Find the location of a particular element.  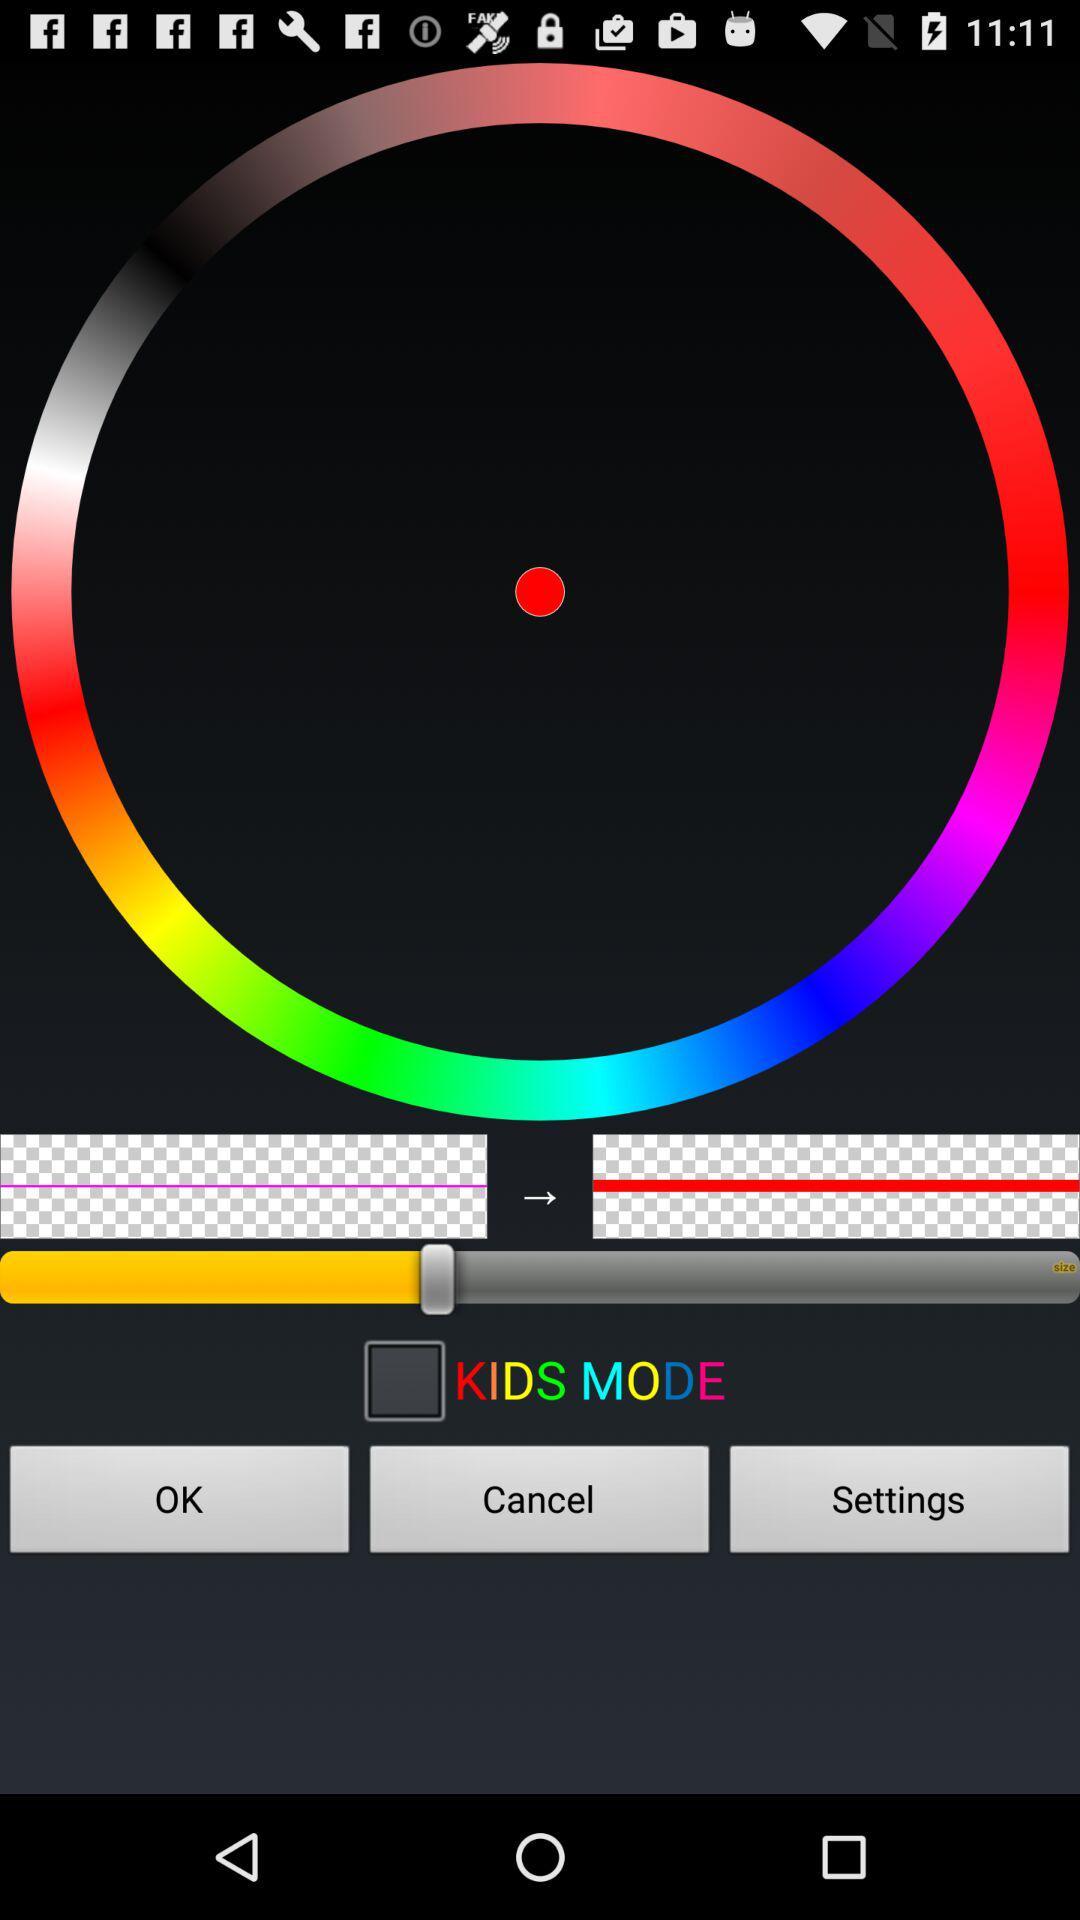

the settings is located at coordinates (898, 1505).